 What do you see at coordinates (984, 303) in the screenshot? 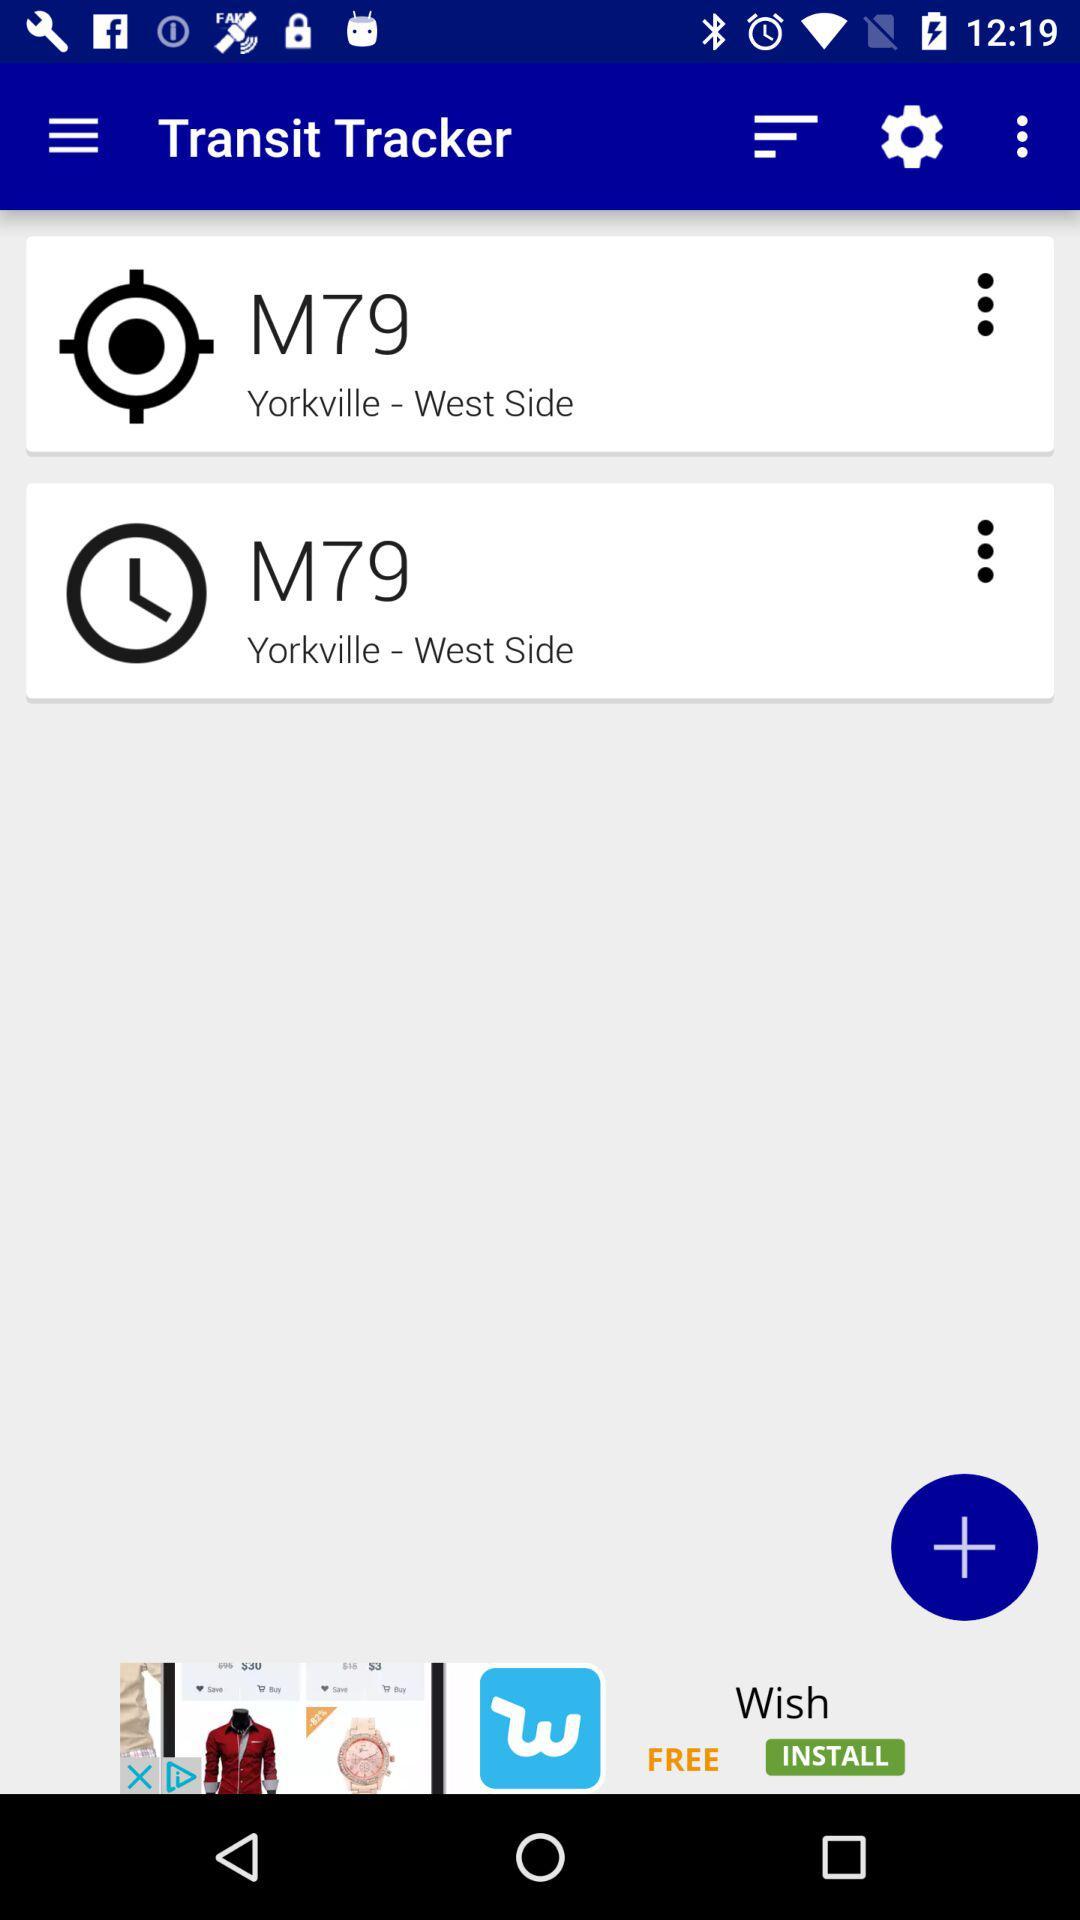
I see `to view options` at bounding box center [984, 303].